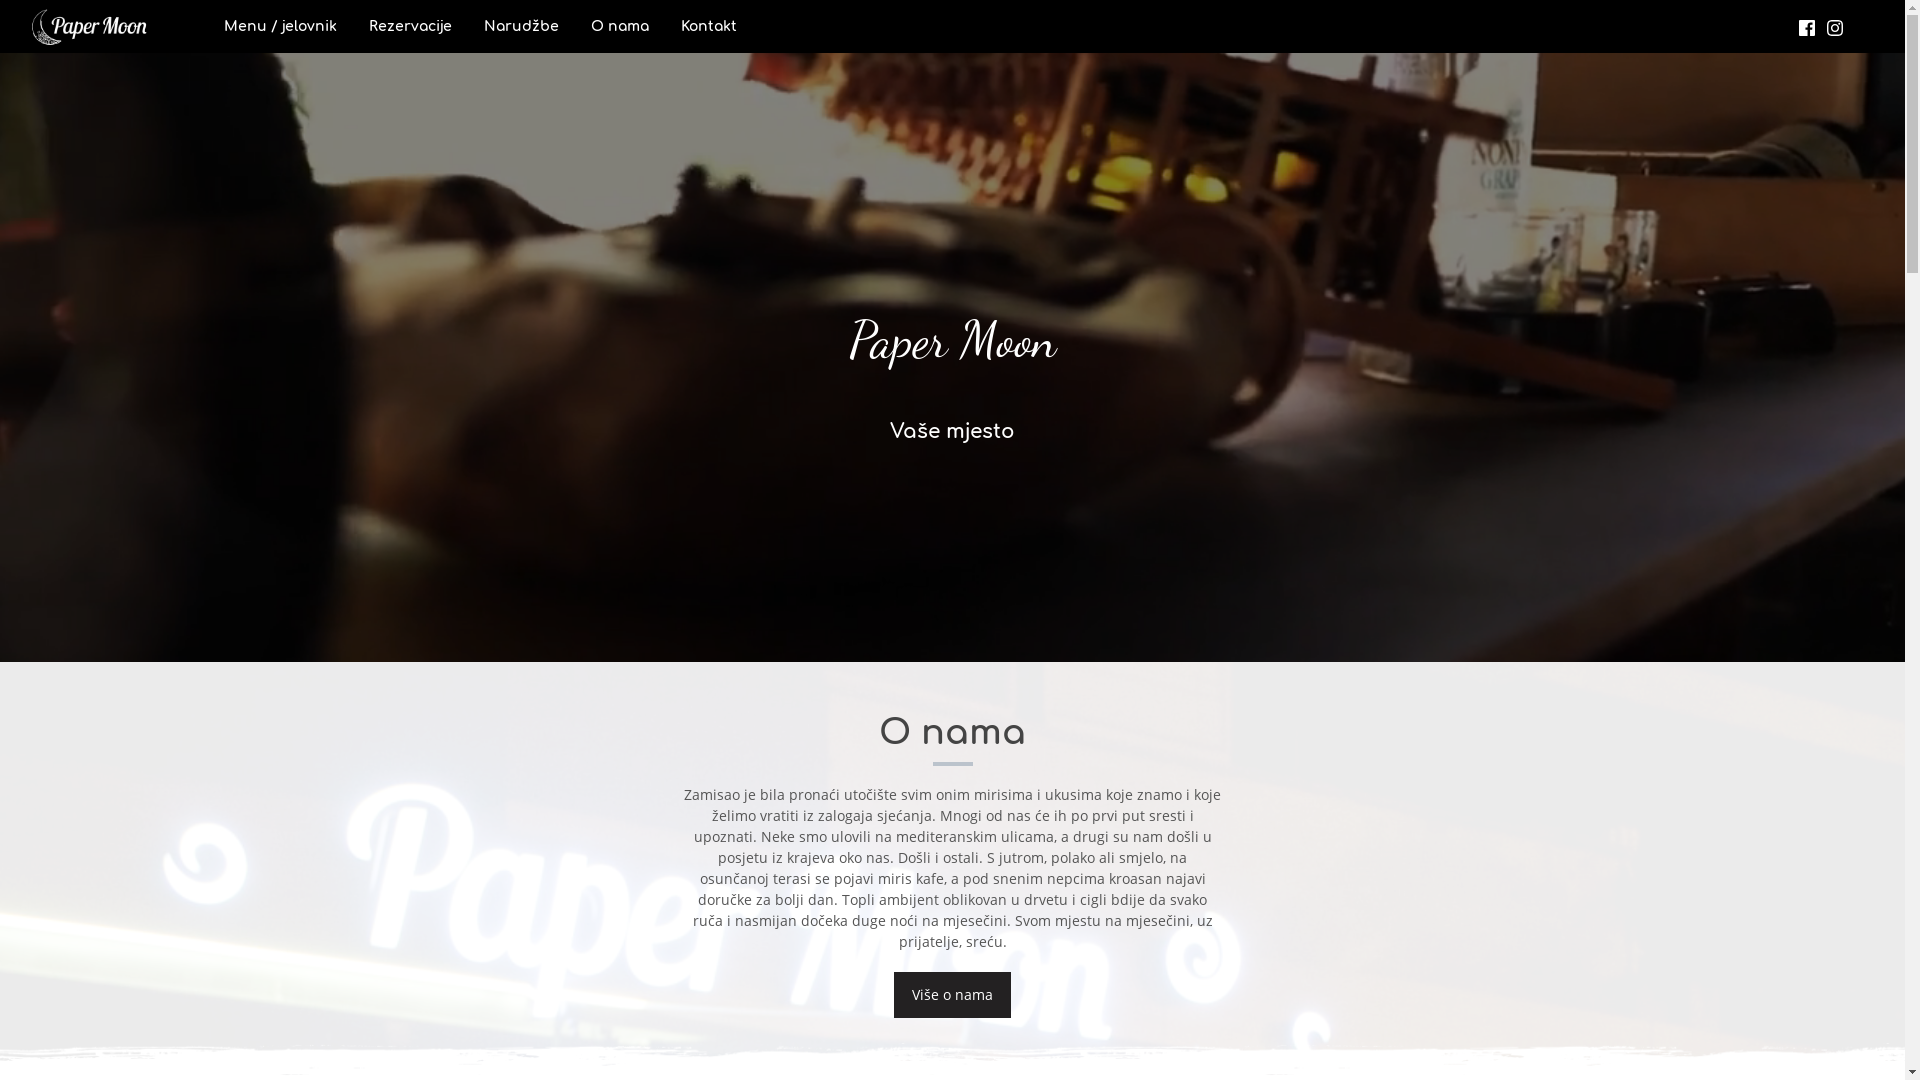  What do you see at coordinates (279, 26) in the screenshot?
I see `'Menu / jelovnik'` at bounding box center [279, 26].